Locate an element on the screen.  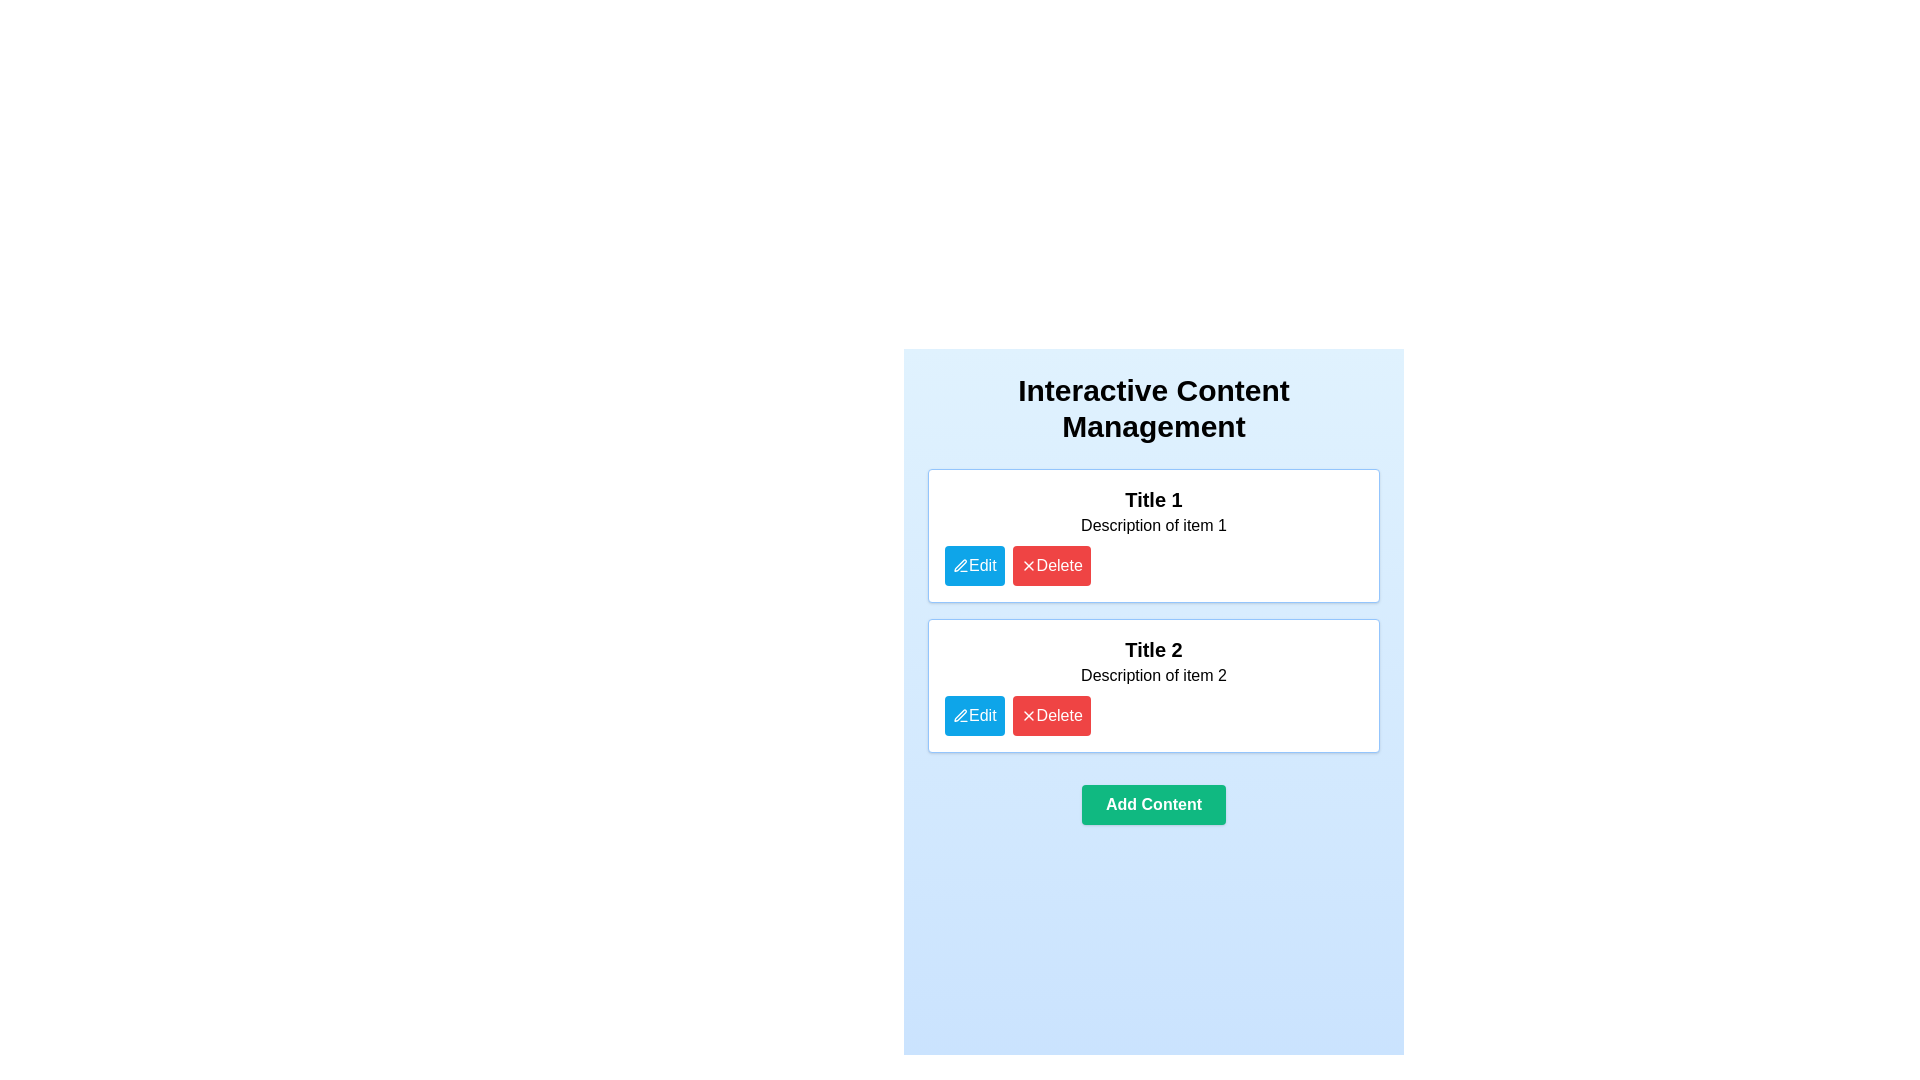
the button located to the left of the red 'Delete' button in the top-left corner of the 'Title 2 Description of item 2' block is located at coordinates (974, 715).